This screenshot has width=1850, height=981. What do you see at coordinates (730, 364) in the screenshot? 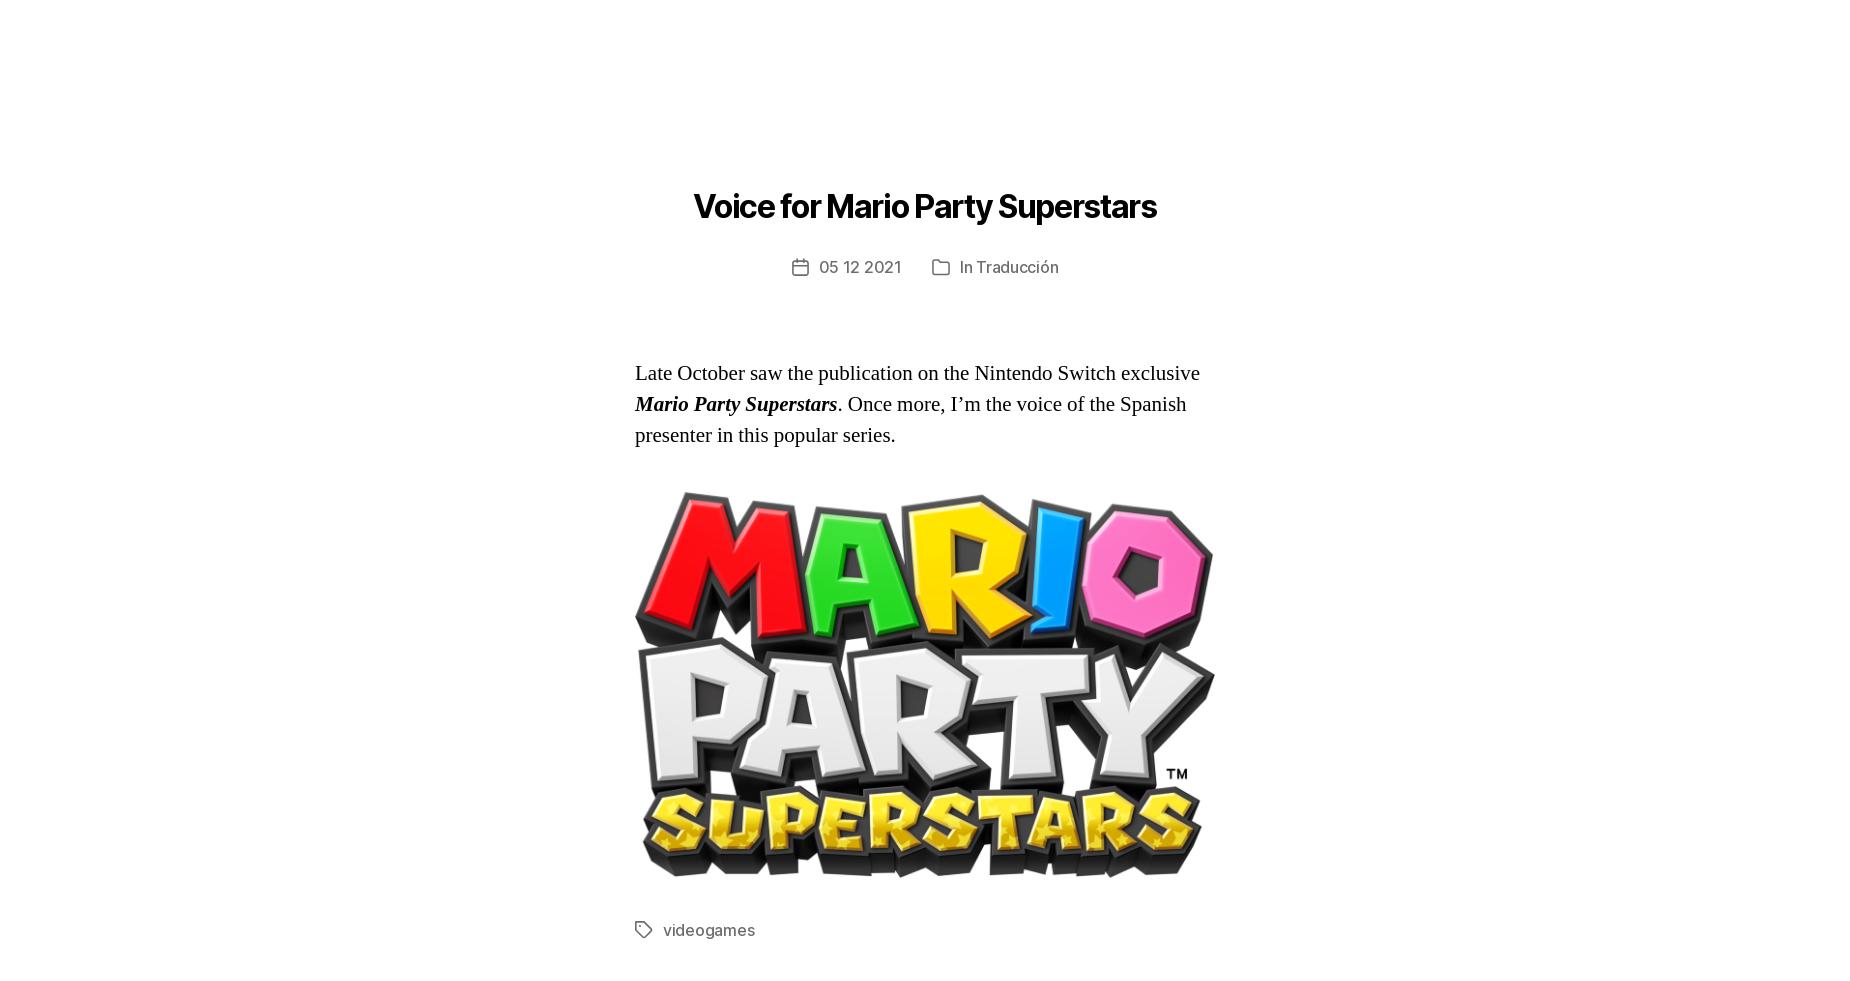
I see `'HobbyConsolas'` at bounding box center [730, 364].